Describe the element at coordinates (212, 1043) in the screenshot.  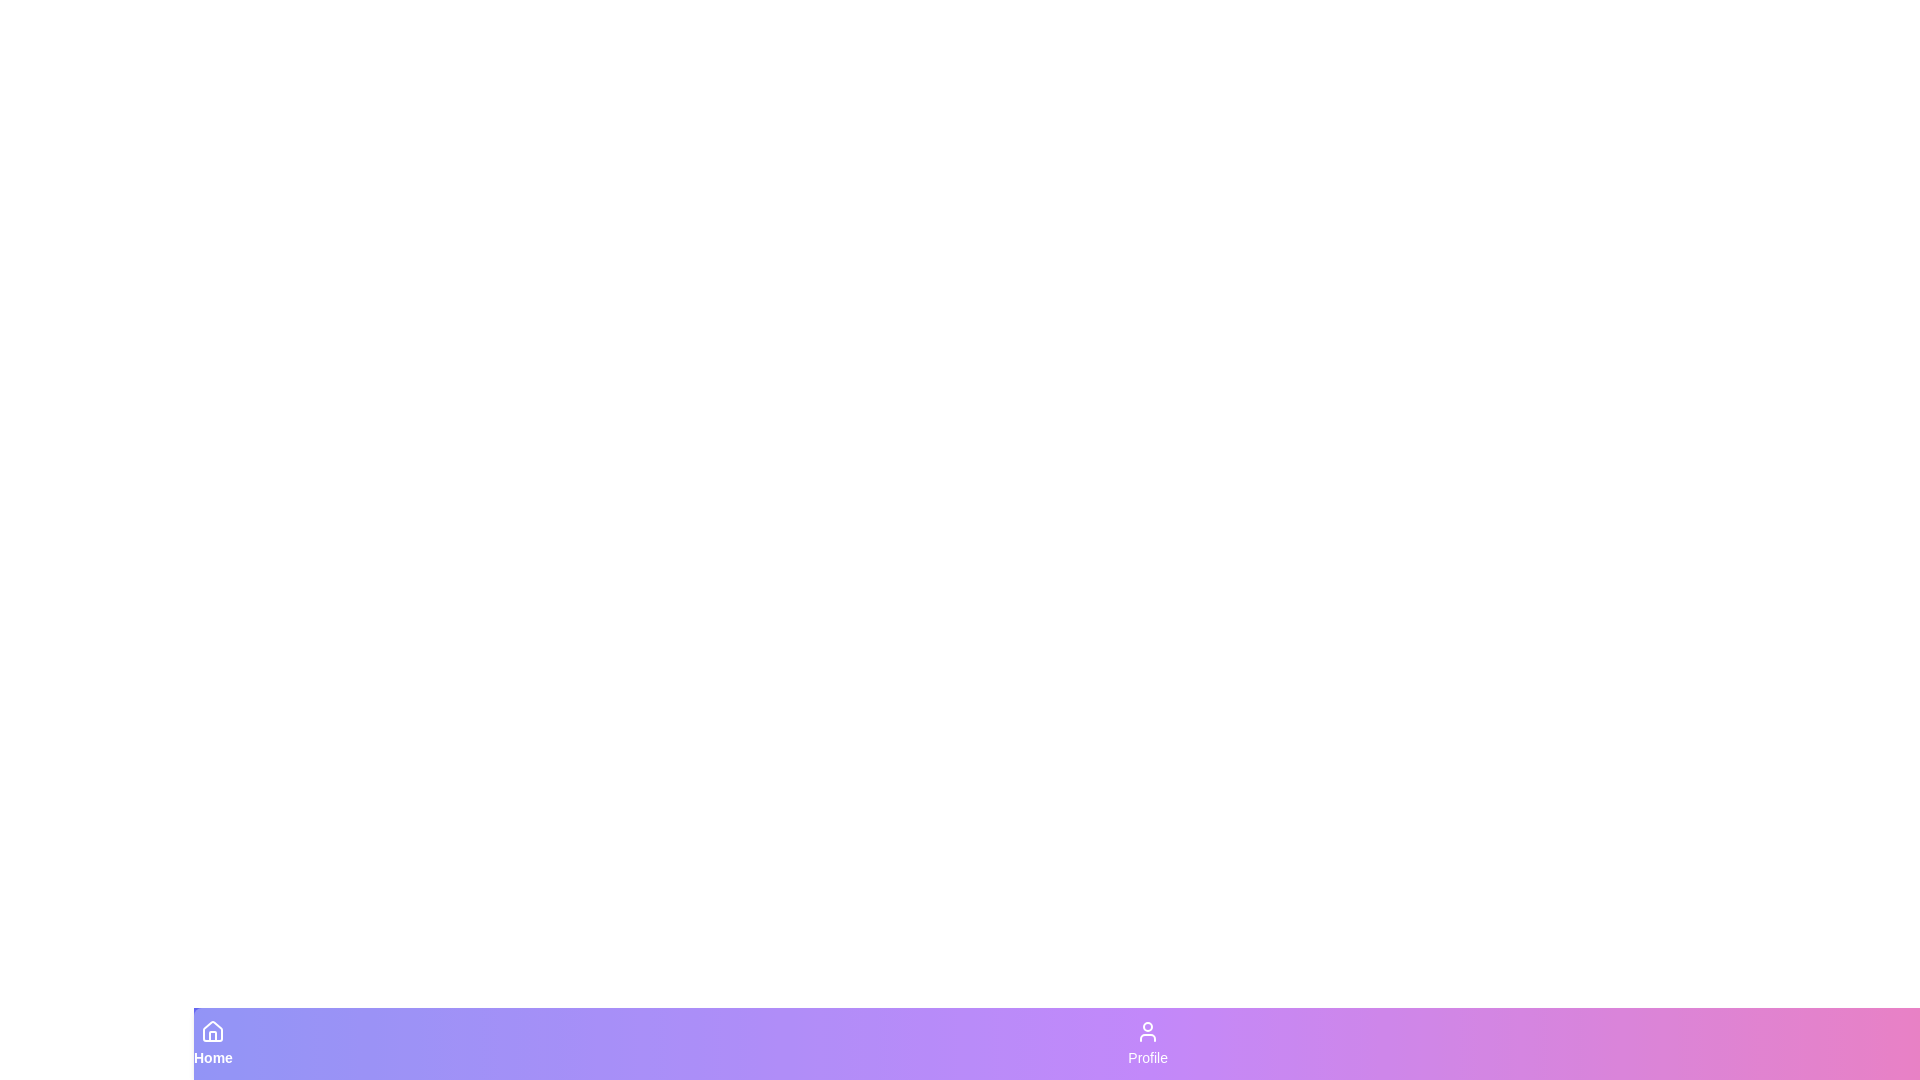
I see `the Home navigation item to change the active view` at that location.